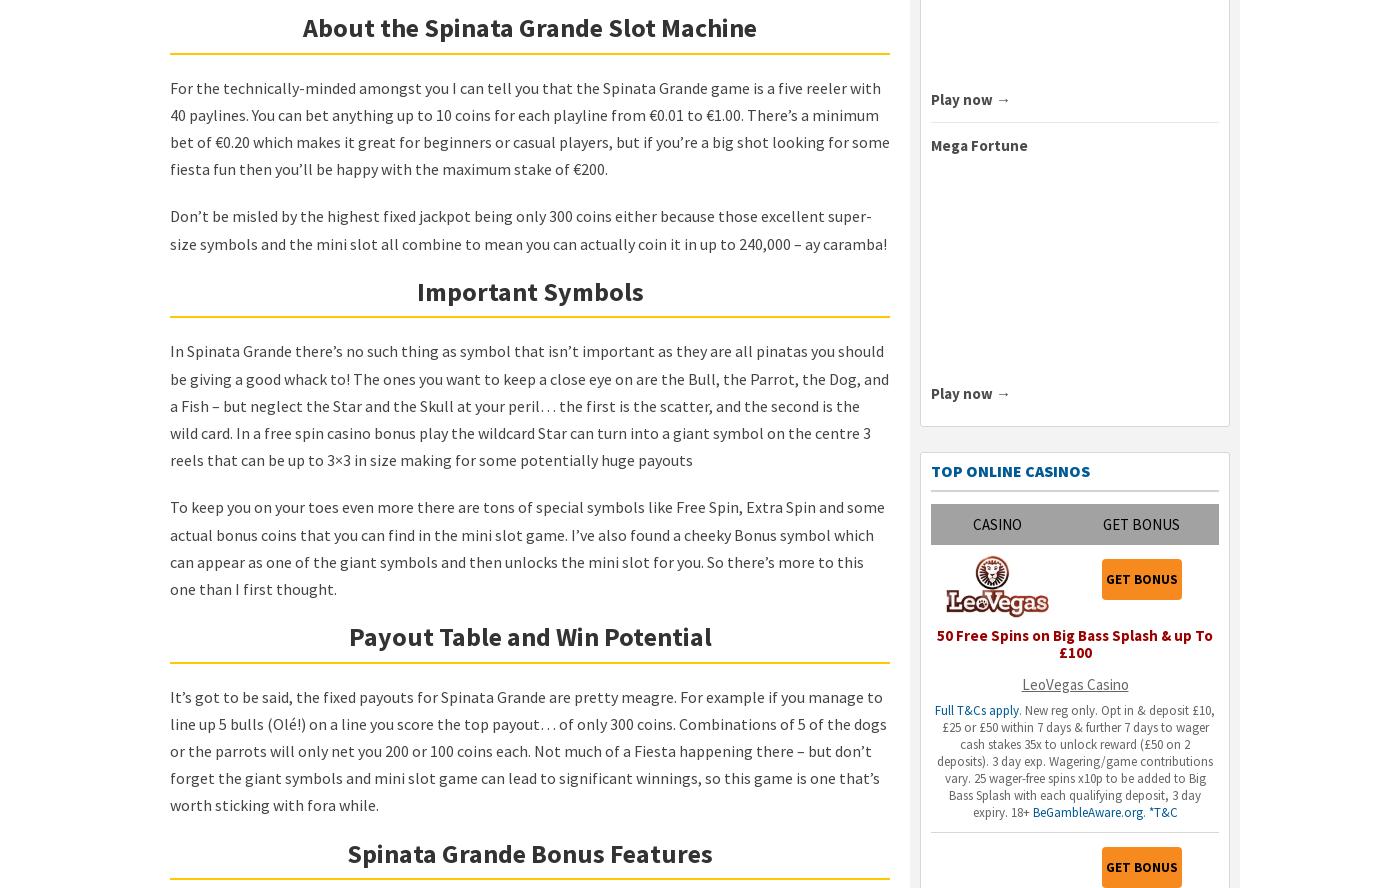 Image resolution: width=1400 pixels, height=888 pixels. What do you see at coordinates (529, 635) in the screenshot?
I see `'Payout Table and Win Potential'` at bounding box center [529, 635].